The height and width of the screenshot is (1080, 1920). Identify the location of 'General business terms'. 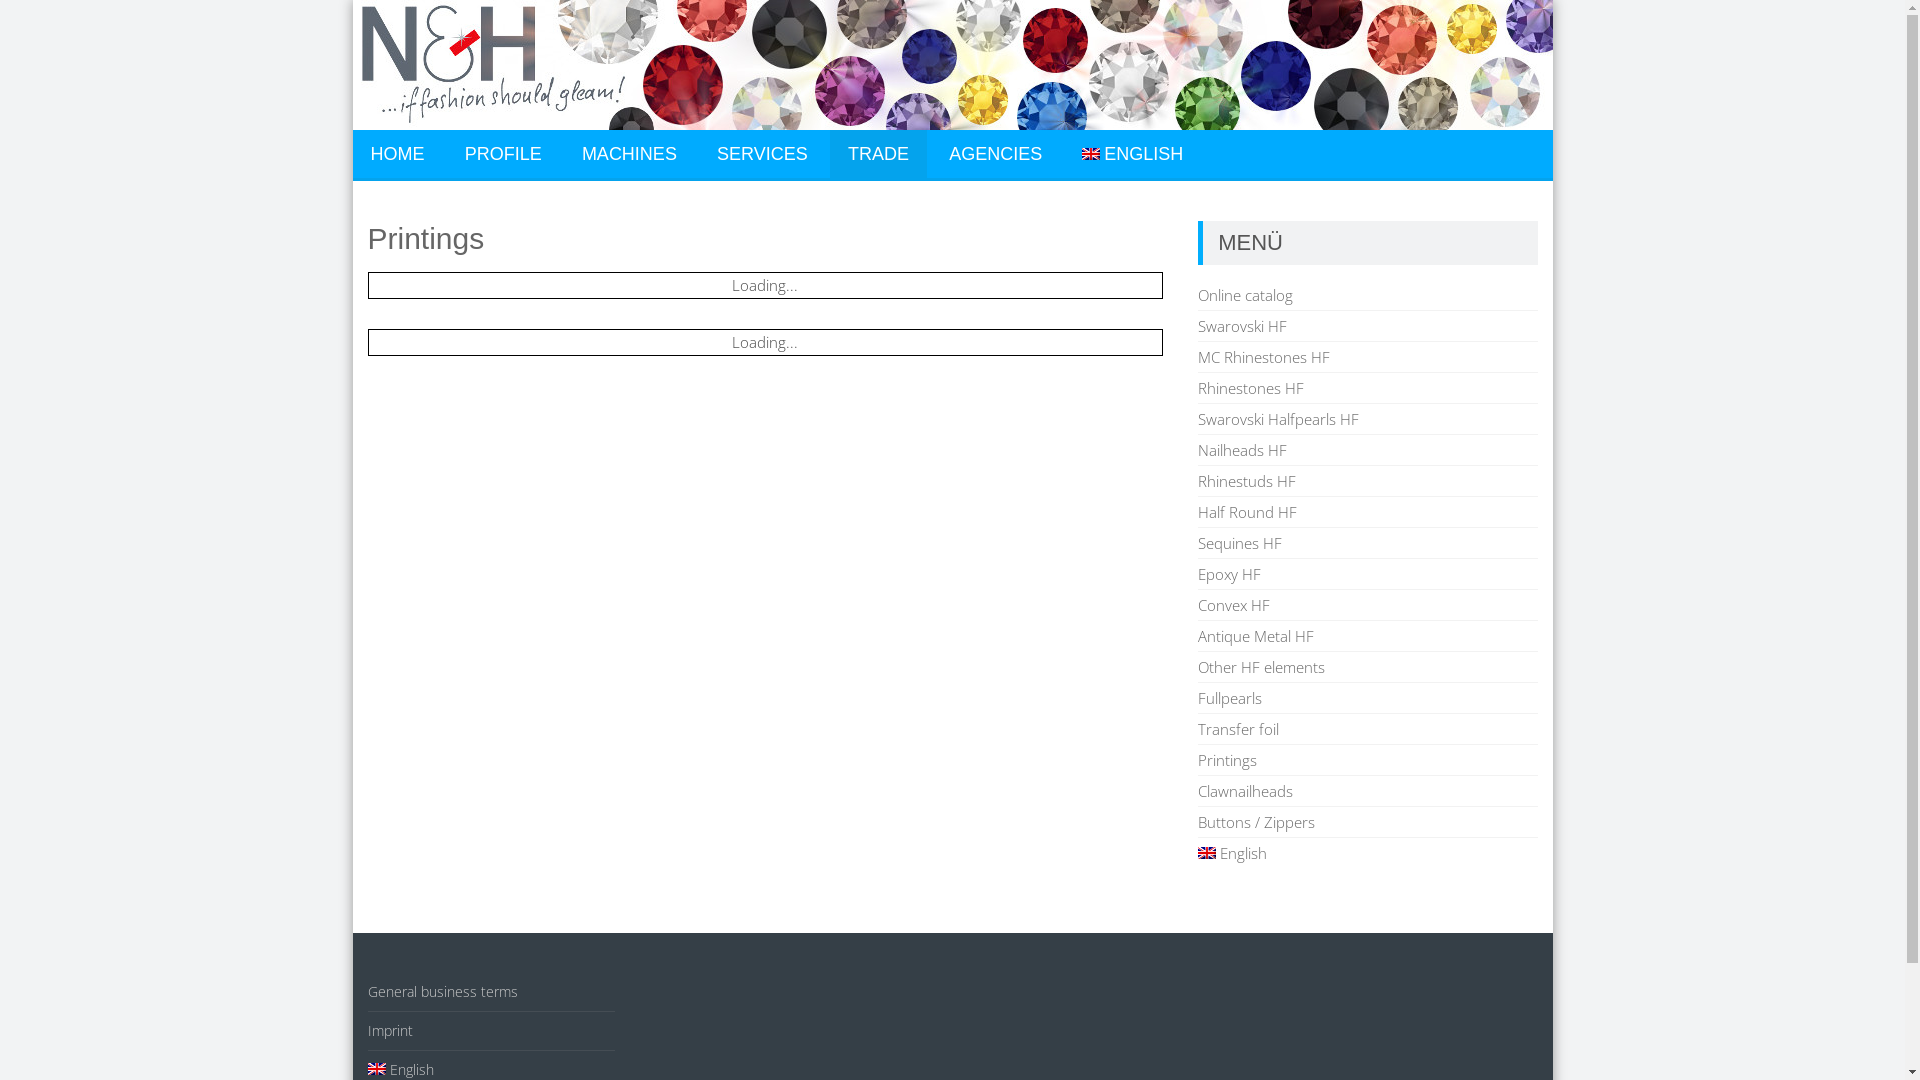
(441, 991).